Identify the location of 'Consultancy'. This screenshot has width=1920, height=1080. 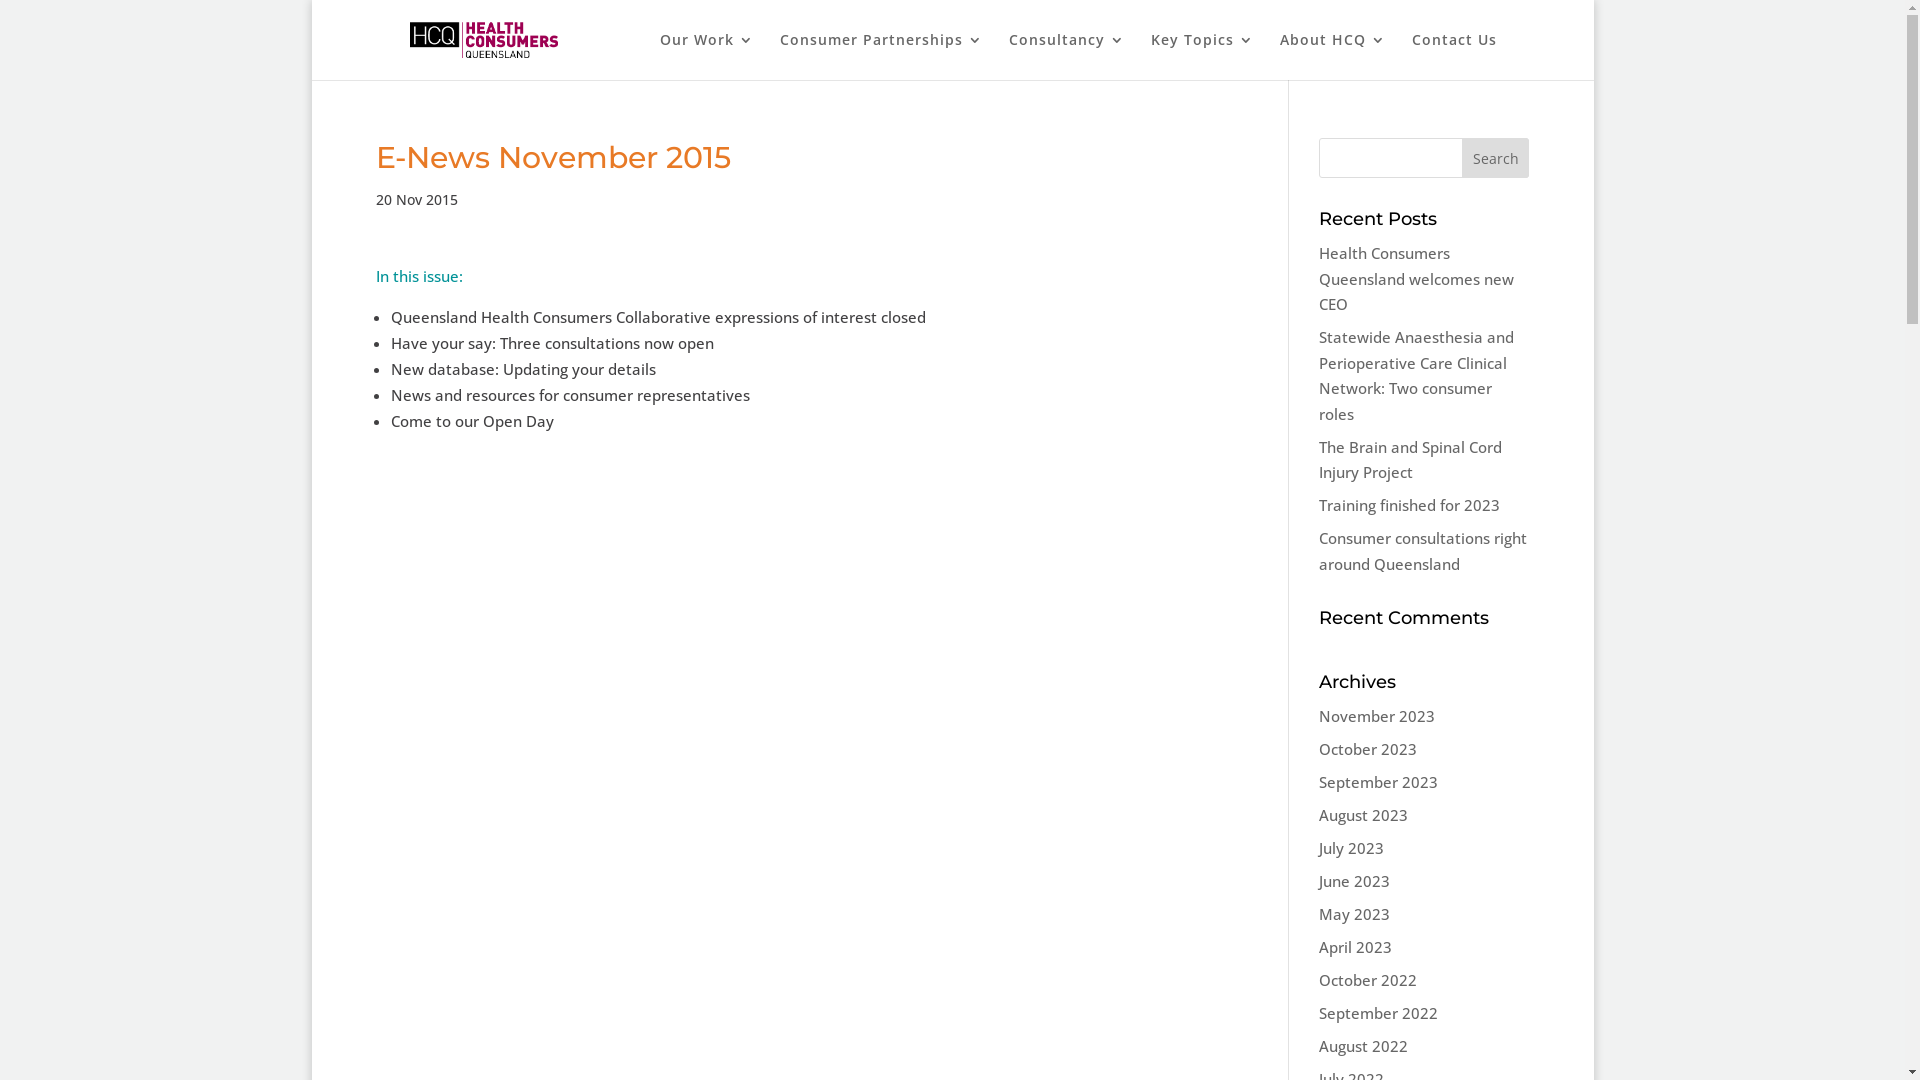
(1065, 55).